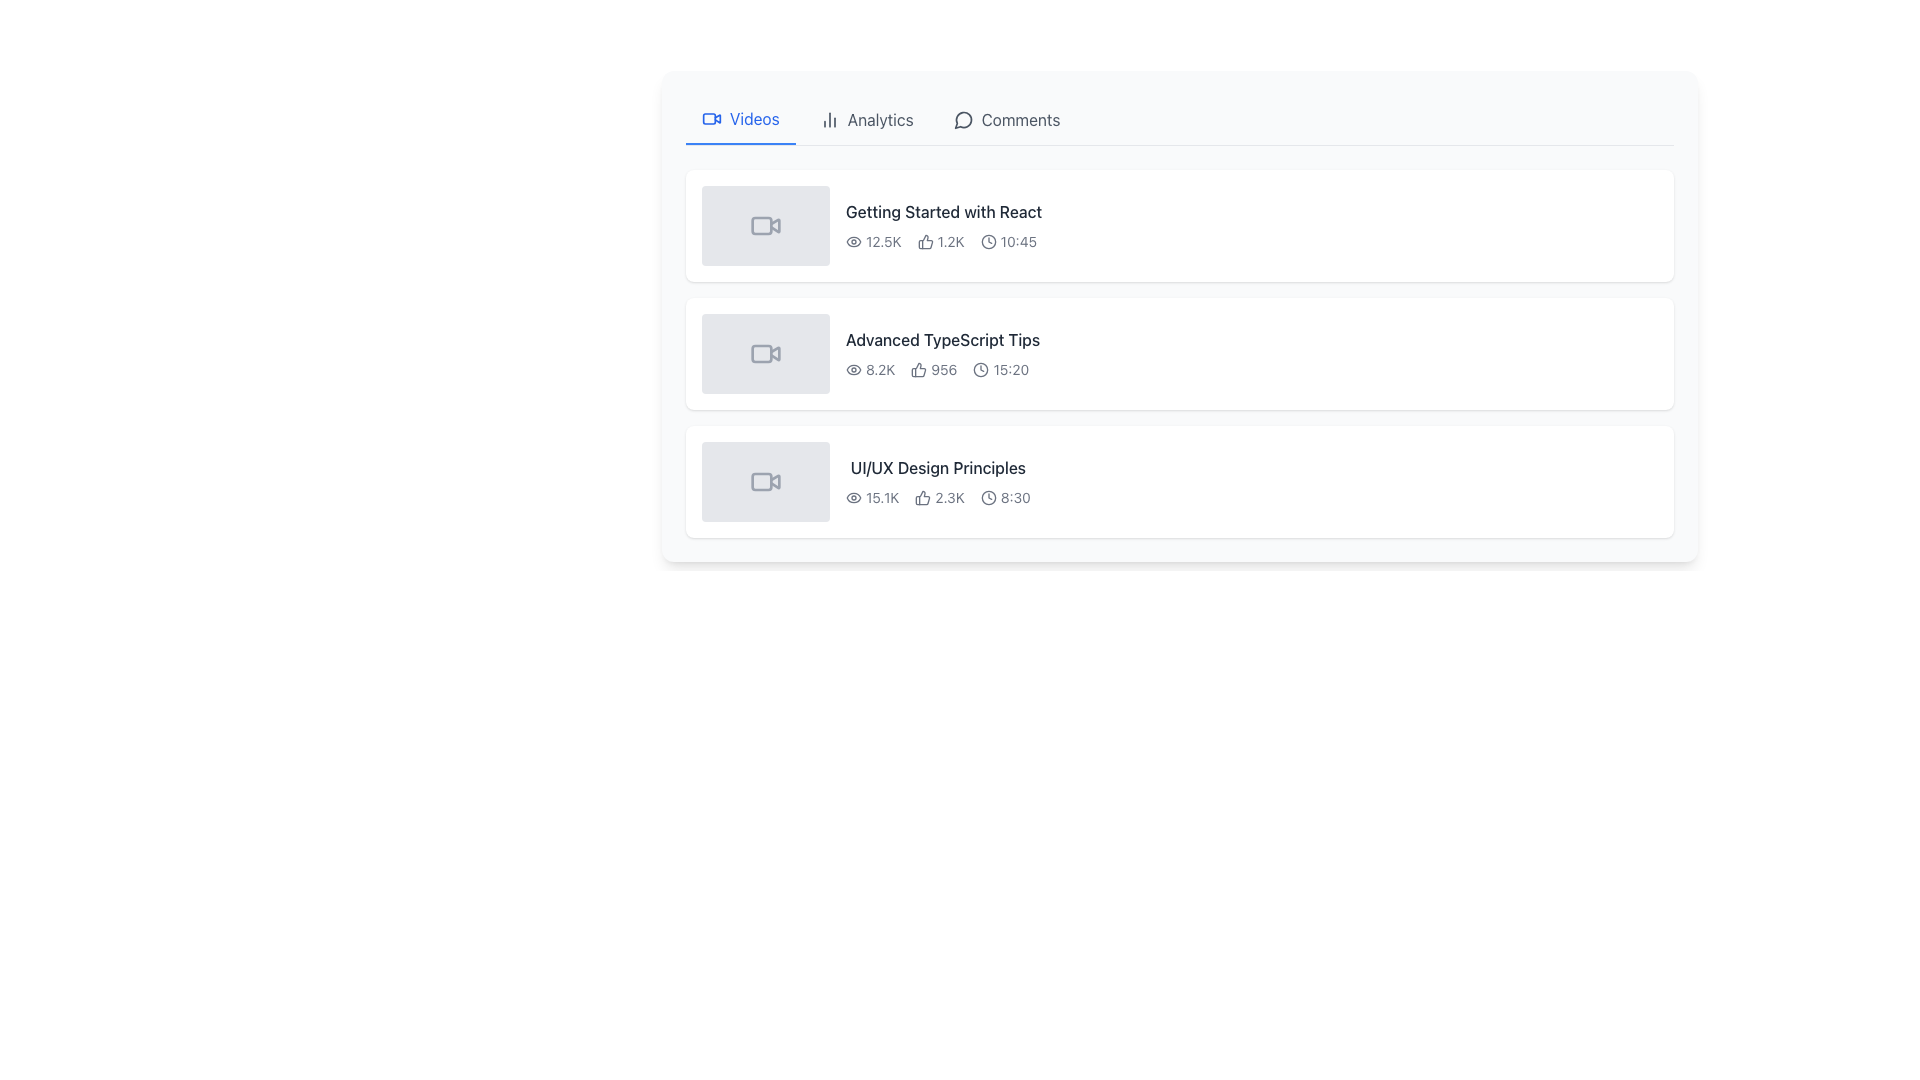 This screenshot has width=1920, height=1080. I want to click on the Rectangular SVG shape icon located in the thumbnail of the first video entry 'Getting Started with React' to gather contextual information, so click(761, 225).